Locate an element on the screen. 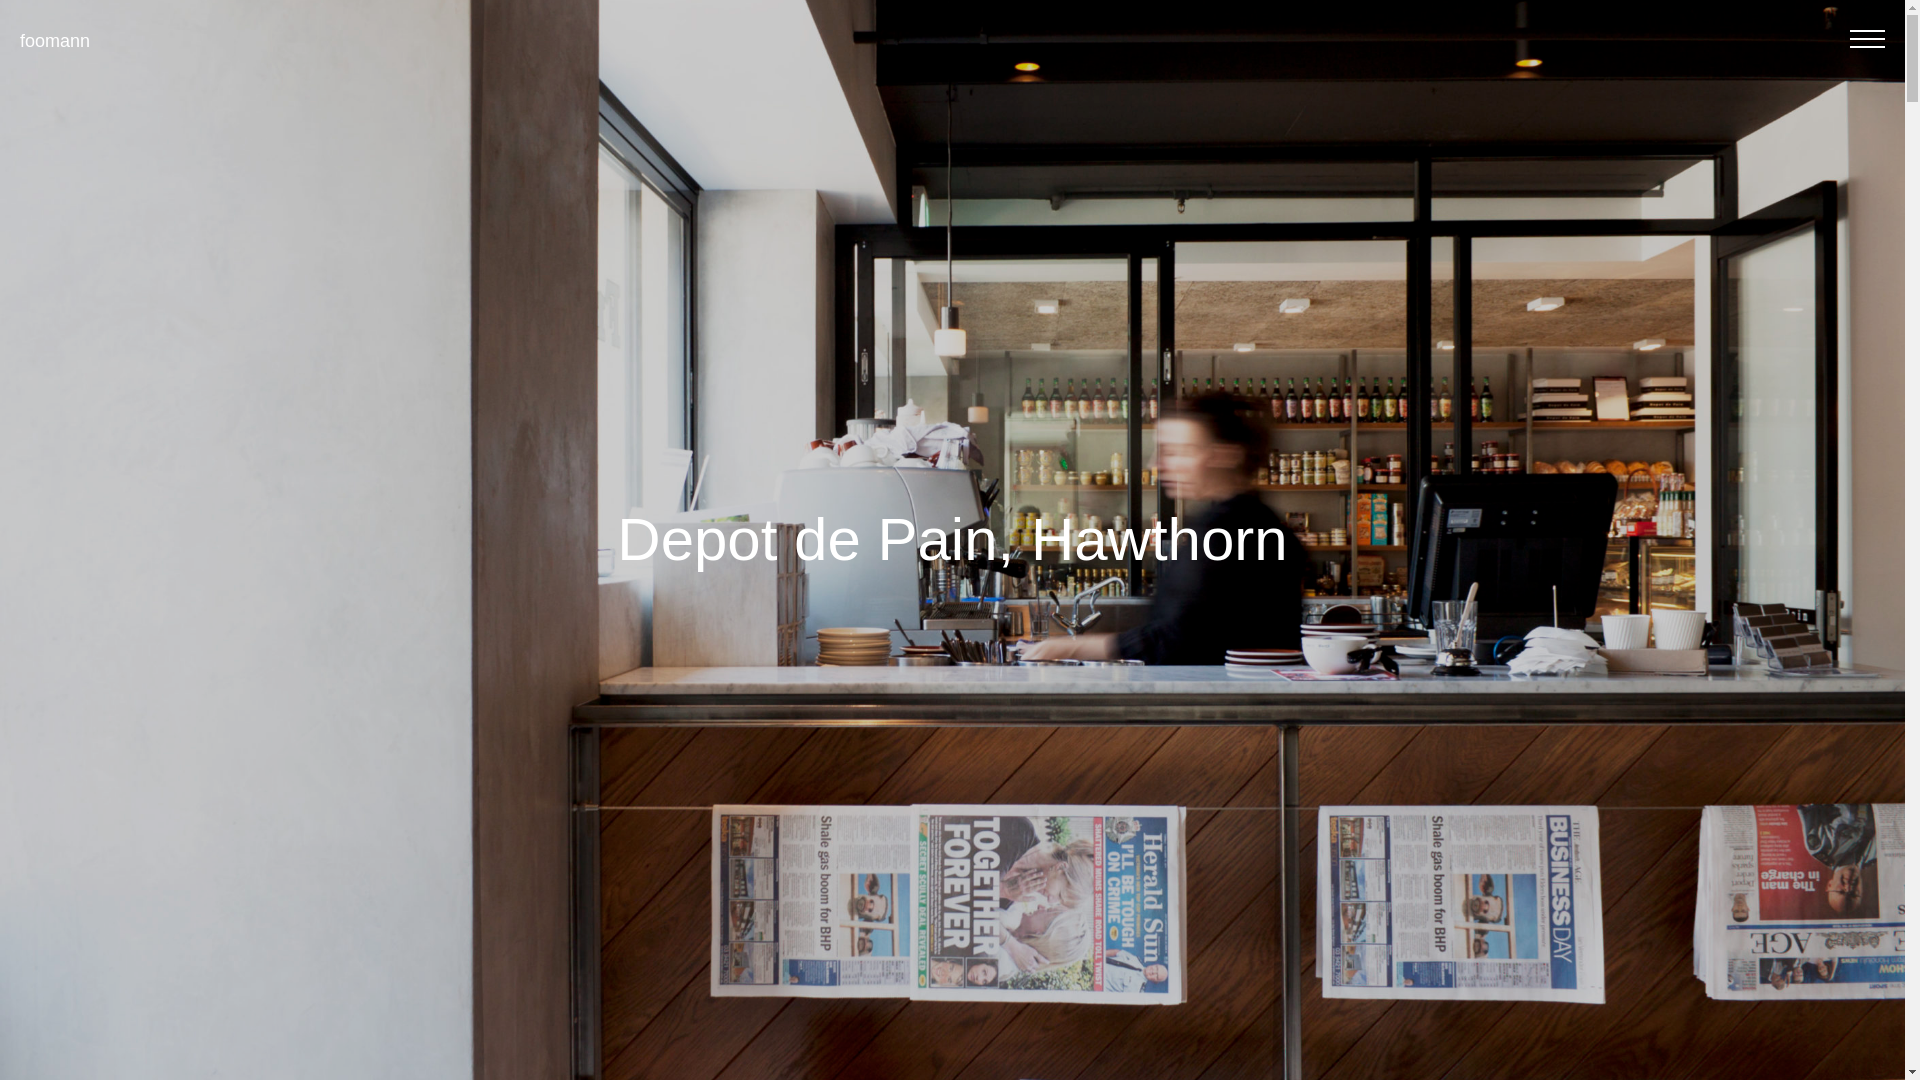 The width and height of the screenshot is (1920, 1080). 'foomann' is located at coordinates (54, 41).